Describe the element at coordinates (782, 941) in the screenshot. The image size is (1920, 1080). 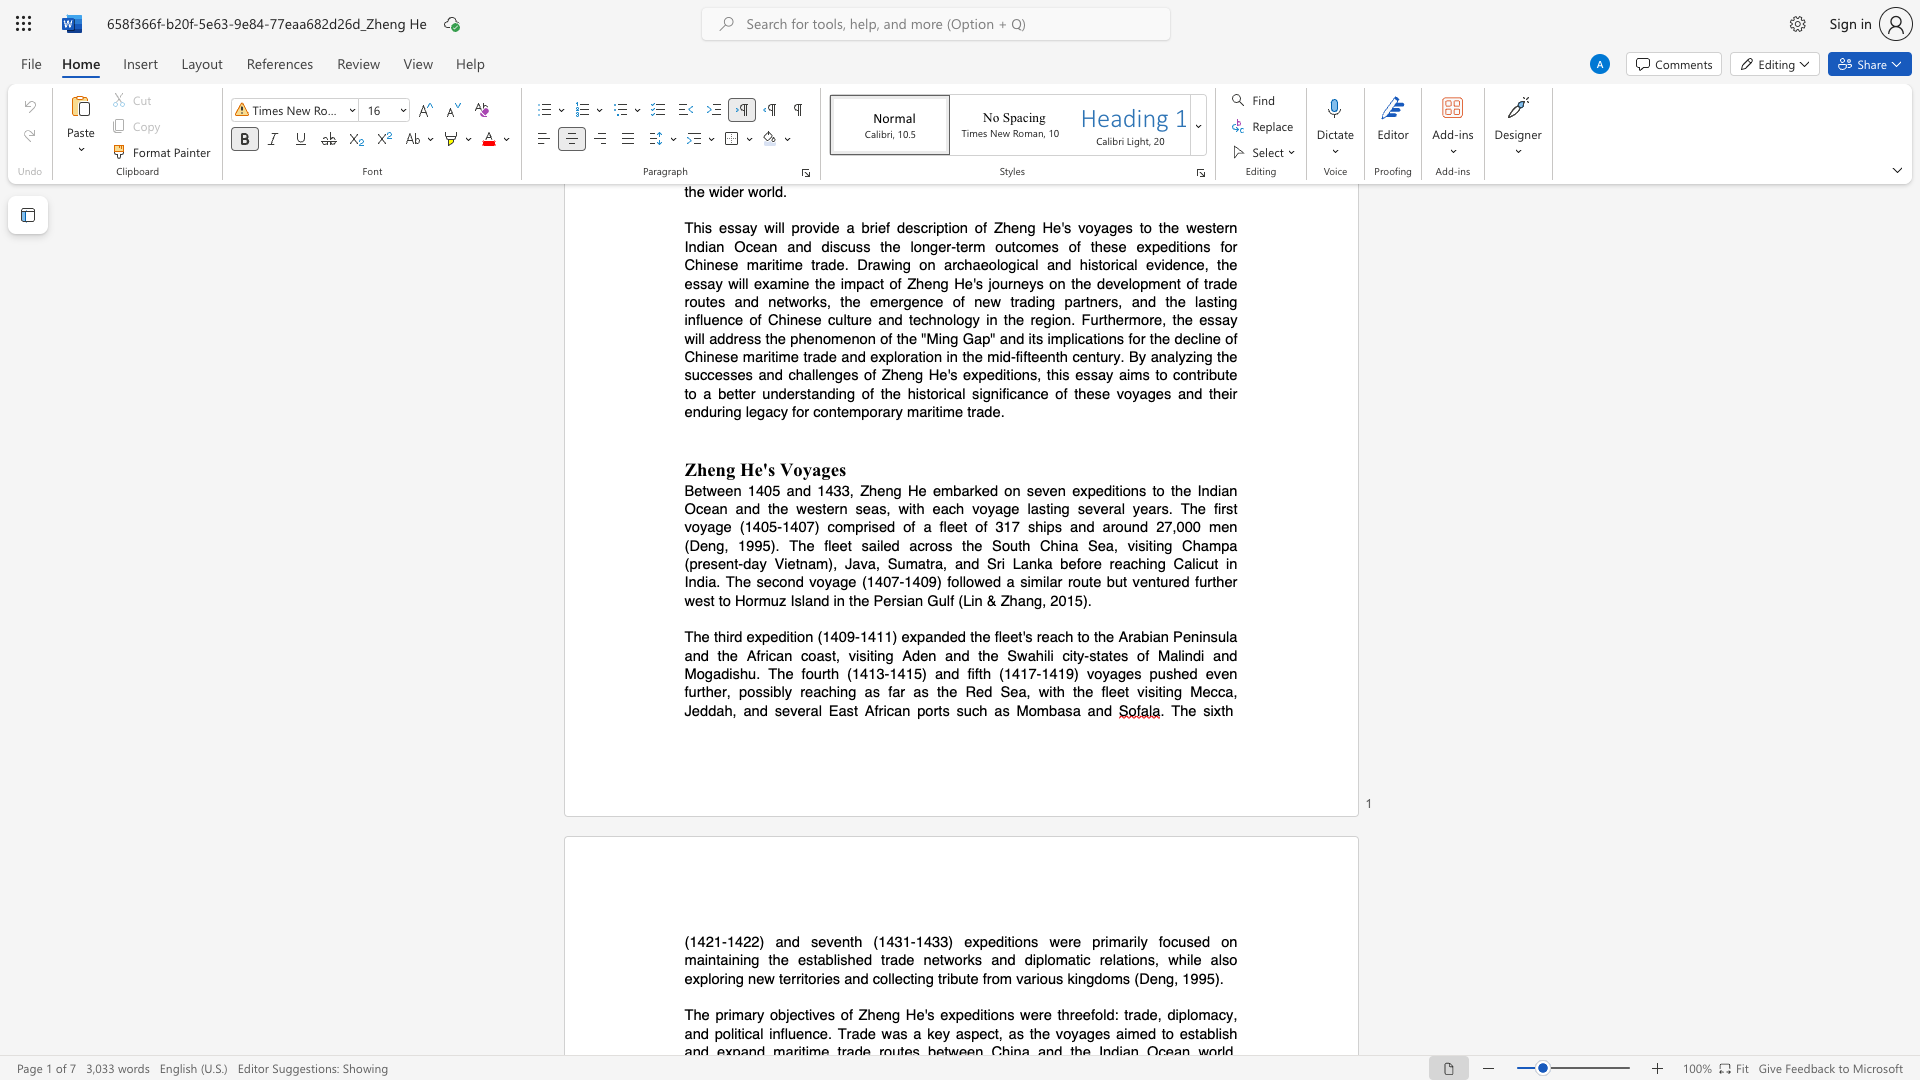
I see `the subset text "nd seventh (1431-1433) expeditions were pri" within the text "(1421-1422) and seventh (1431-1433) expeditions were primarily focused on"` at that location.